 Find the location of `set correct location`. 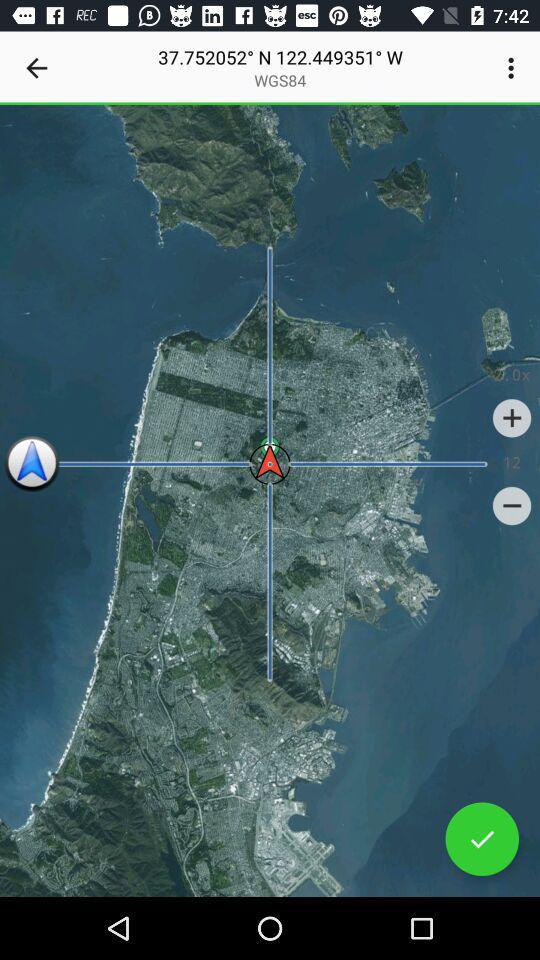

set correct location is located at coordinates (481, 839).